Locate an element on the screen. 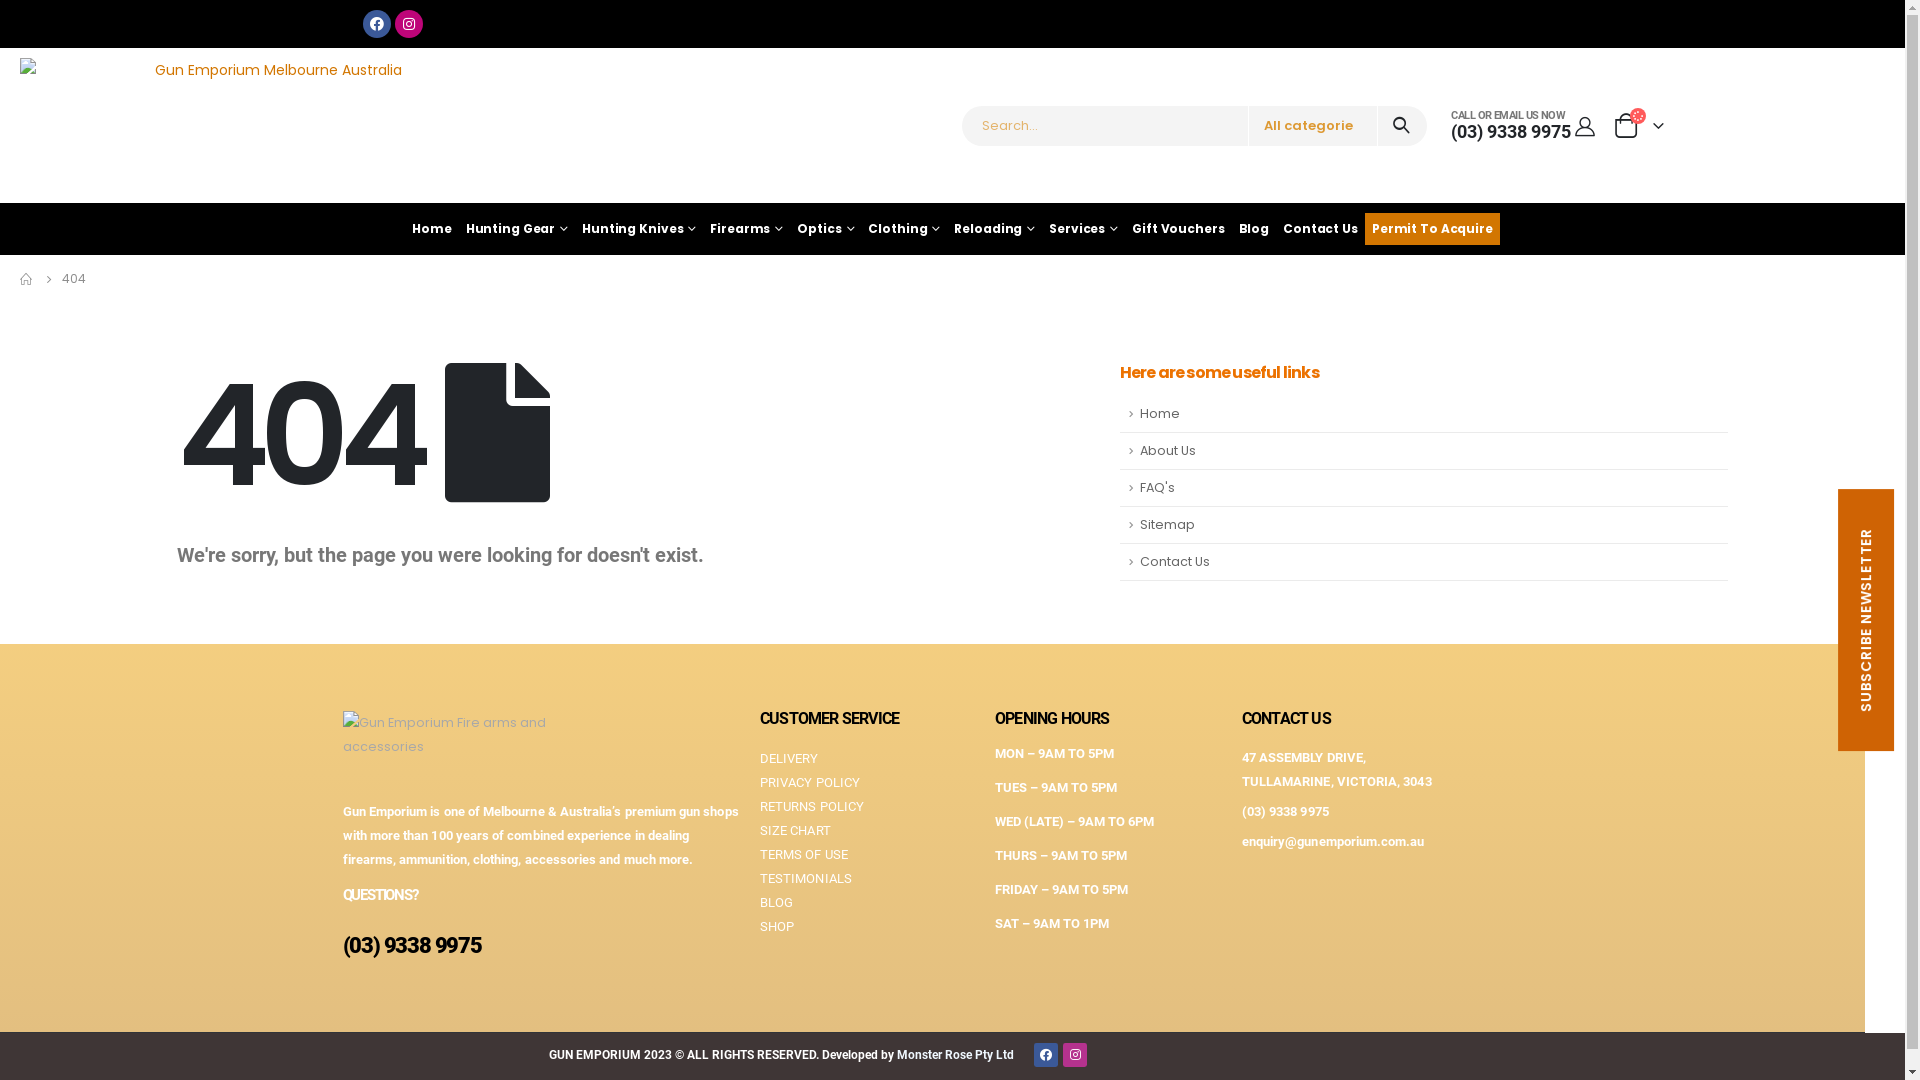  'Gift Vouchers' is located at coordinates (1177, 227).